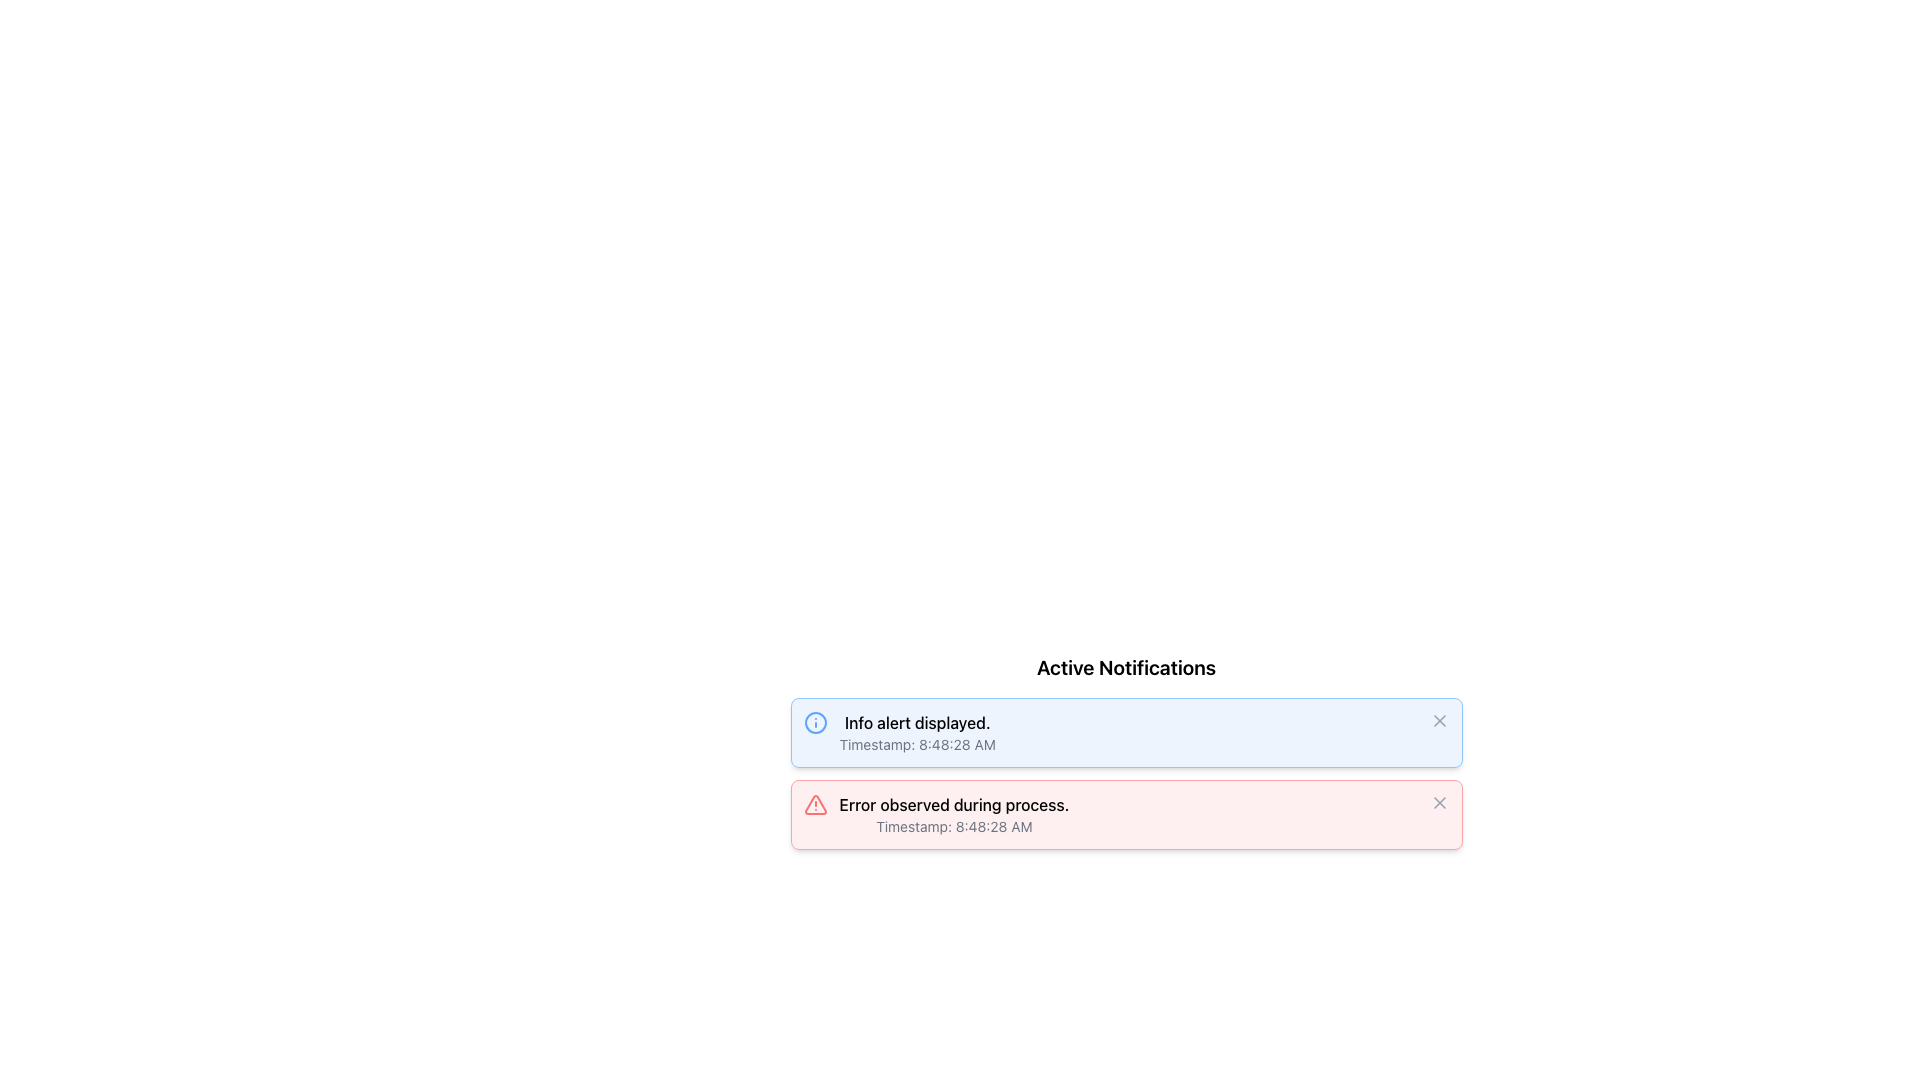  What do you see at coordinates (916, 722) in the screenshot?
I see `the Text Label that displays the notification message 'Info alert displayed.' located in the upper section of the light blue notification box` at bounding box center [916, 722].